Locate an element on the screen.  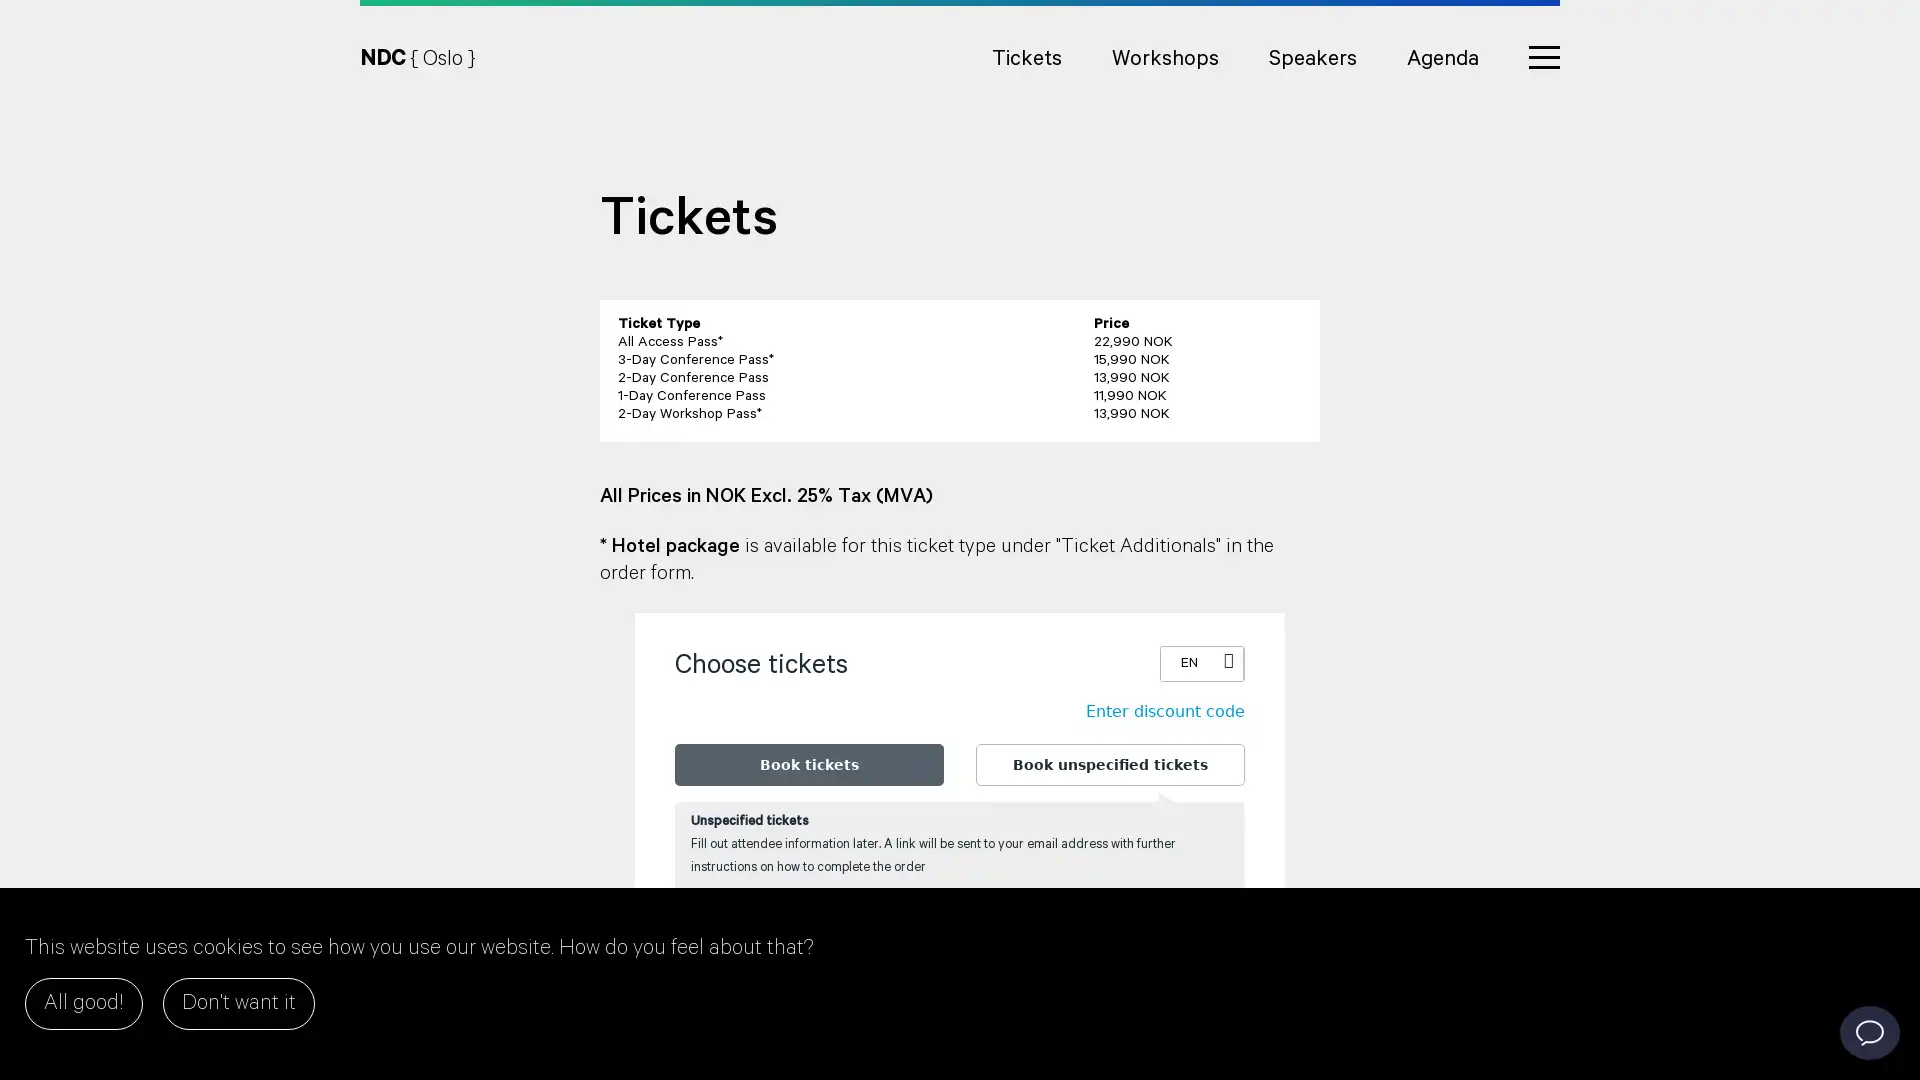
Enter discount code is located at coordinates (1177, 708).